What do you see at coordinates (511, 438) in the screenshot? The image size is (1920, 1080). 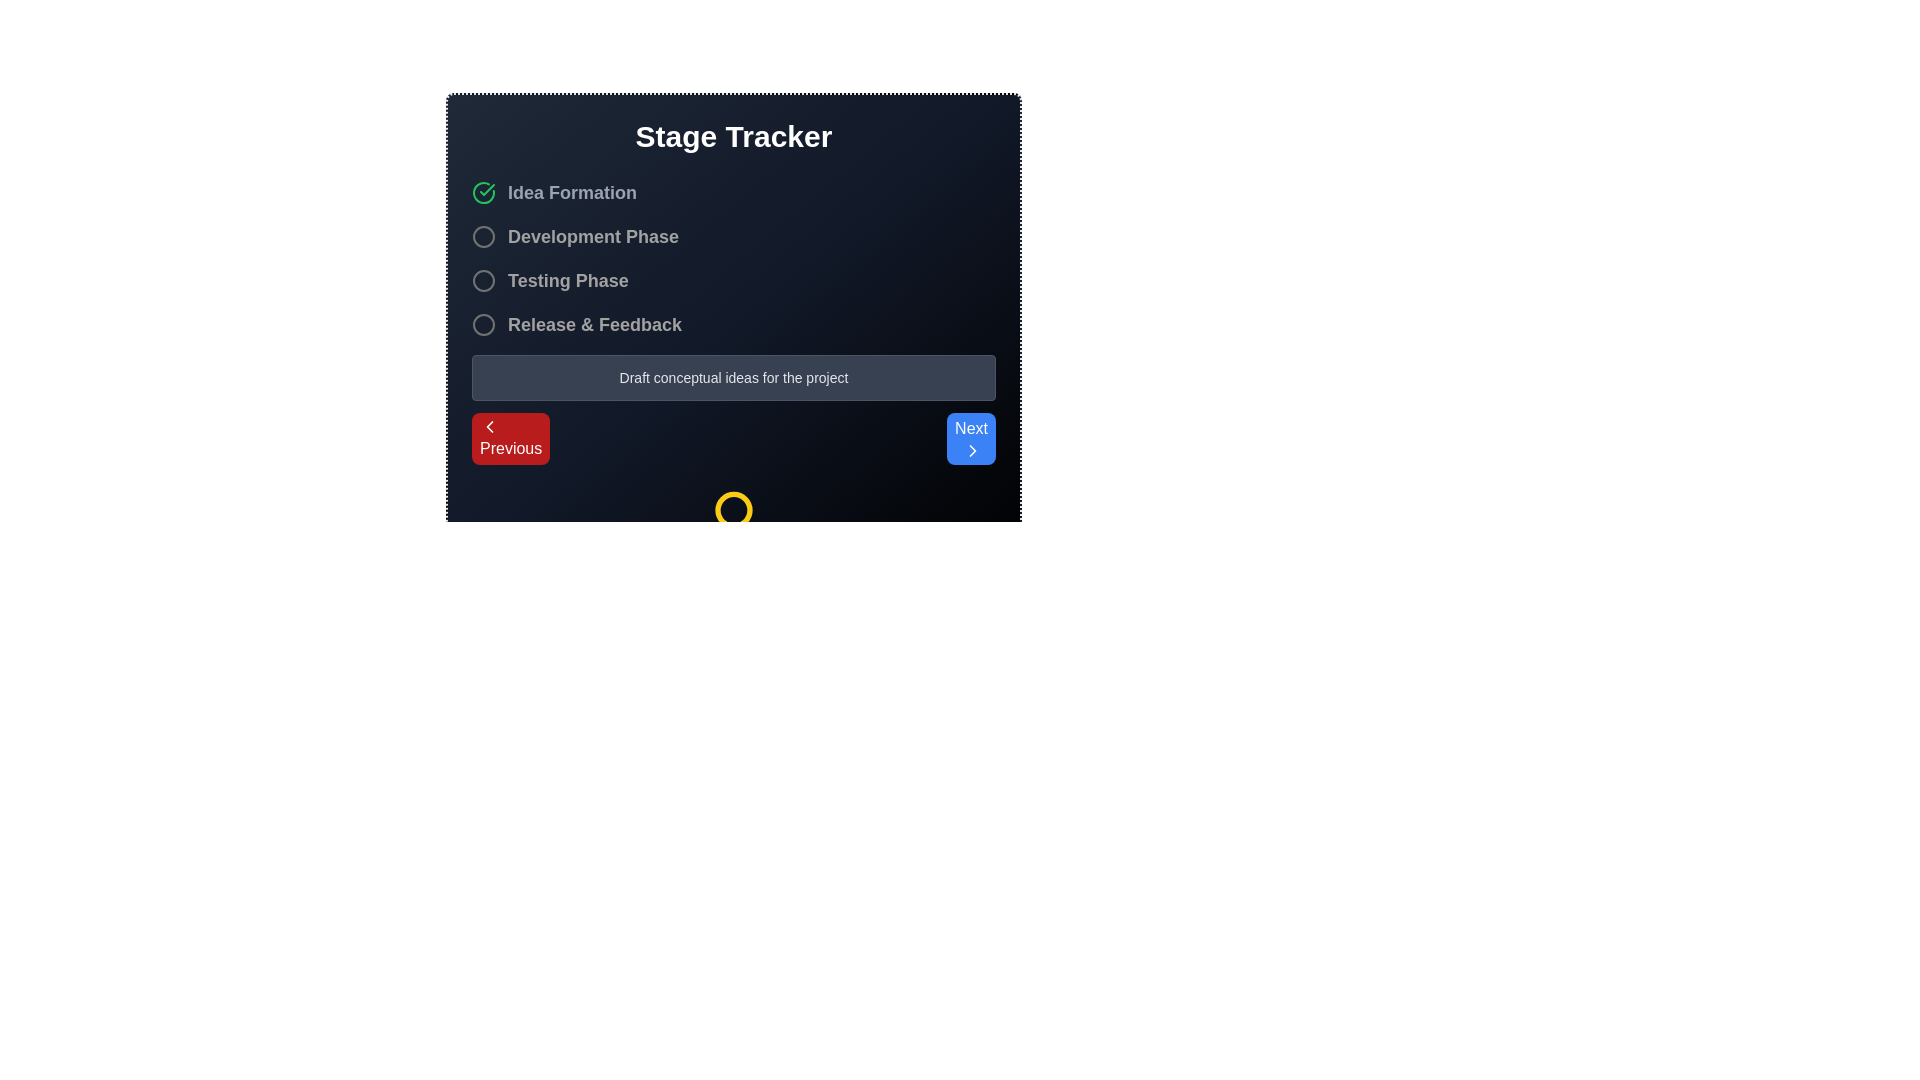 I see `the leftmost navigation button located at the bottom of the interface` at bounding box center [511, 438].